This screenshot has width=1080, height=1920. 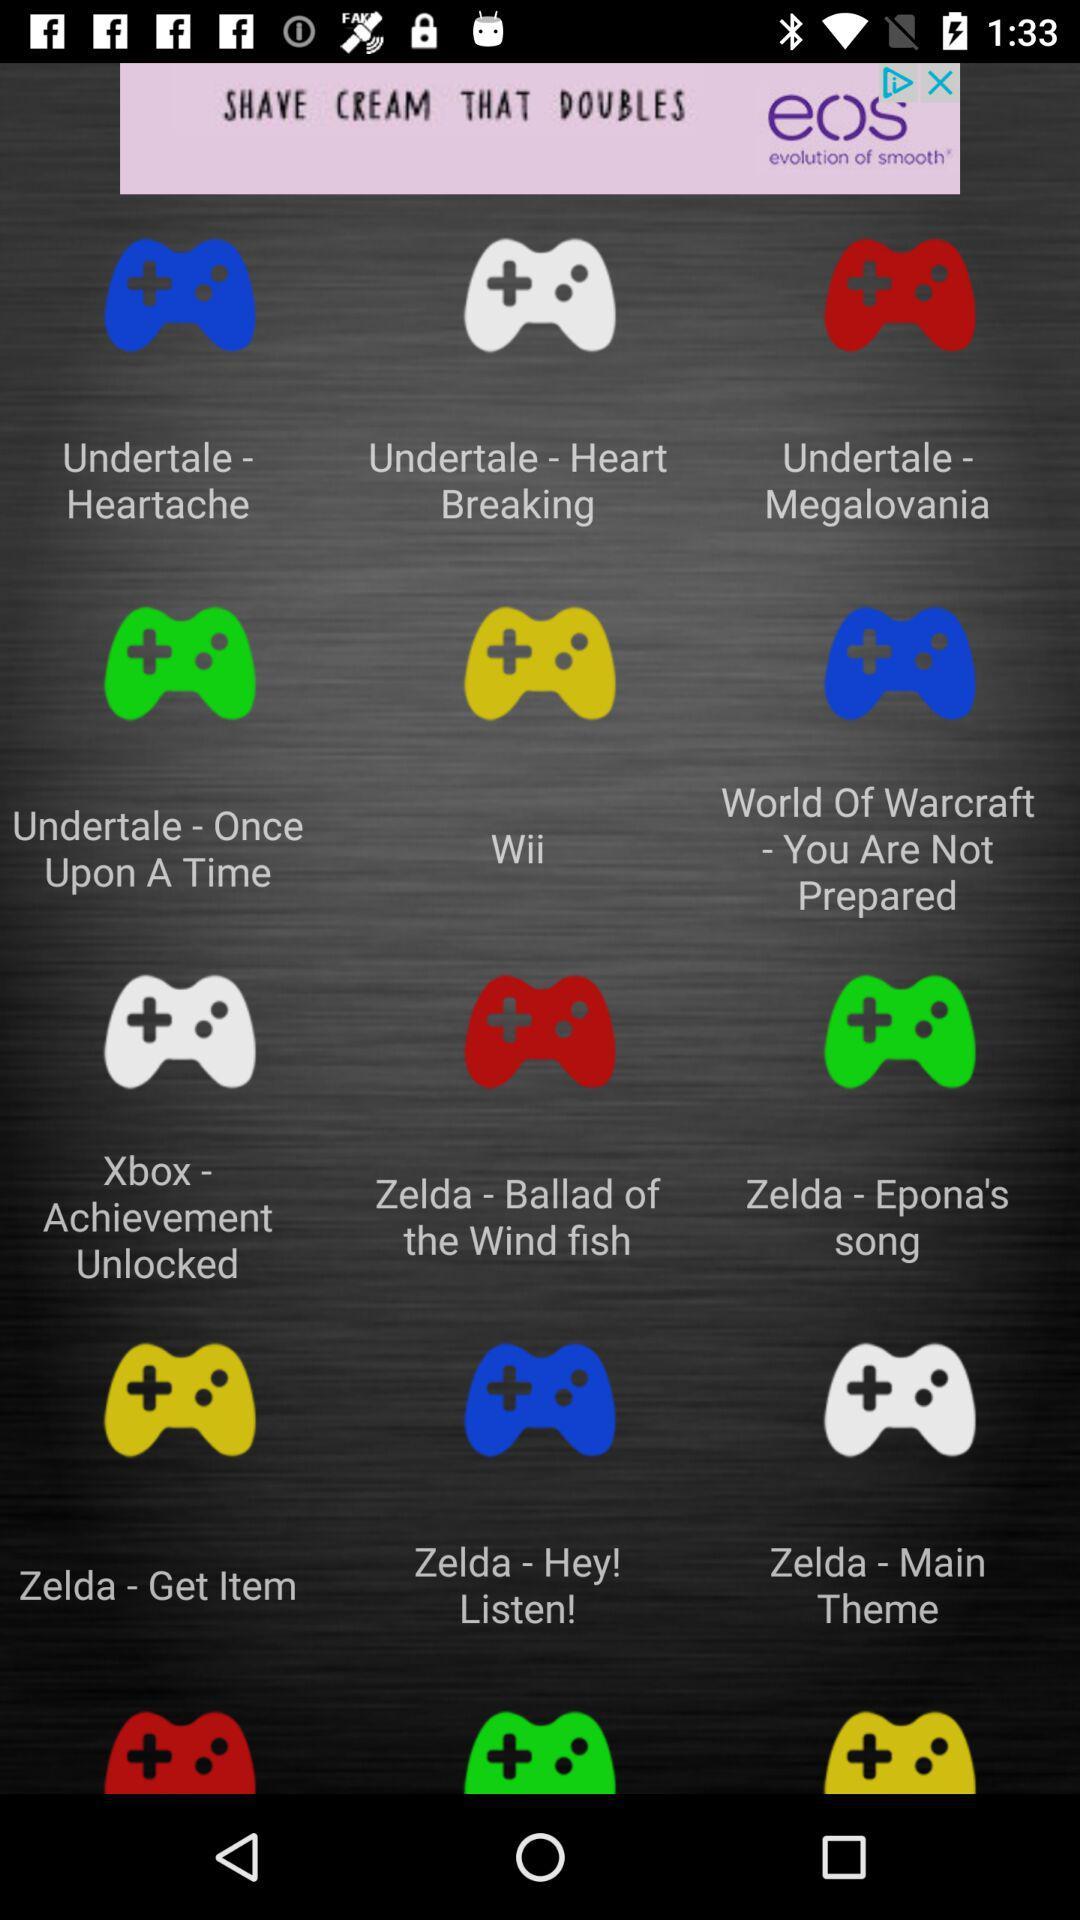 I want to click on choose an item, so click(x=180, y=1399).